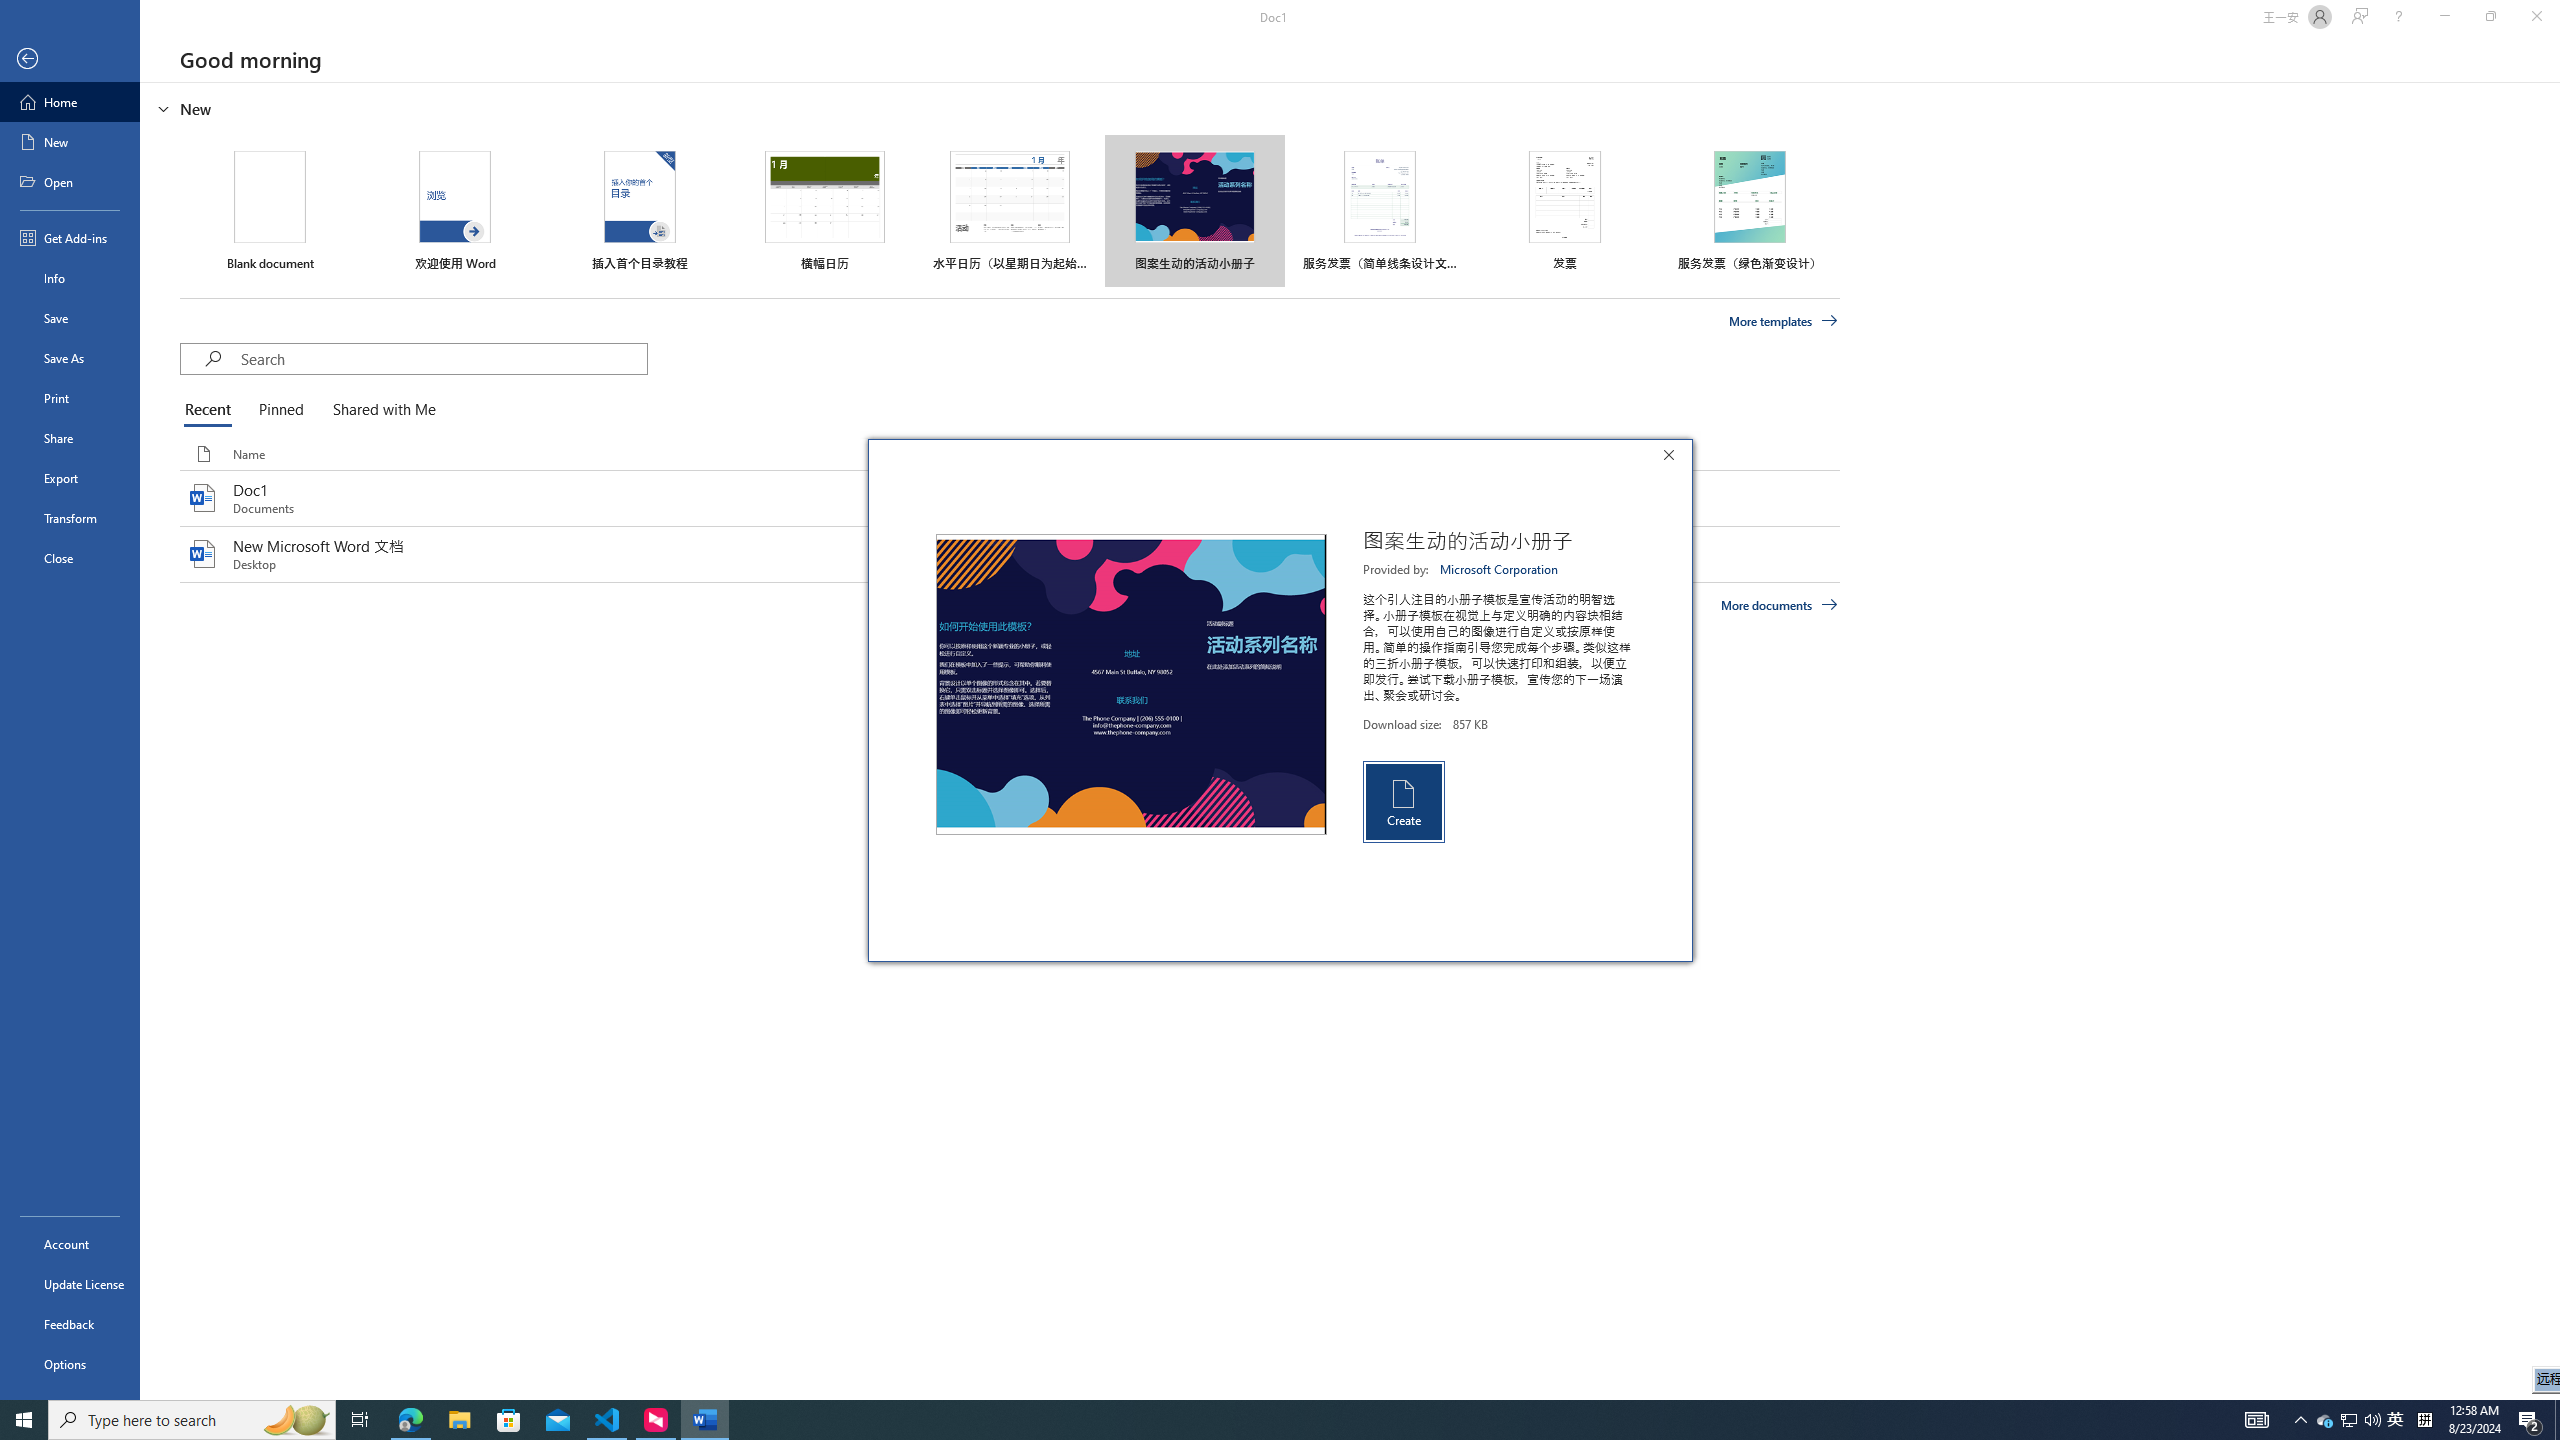 The width and height of the screenshot is (2560, 1440). Describe the element at coordinates (69, 1324) in the screenshot. I see `'Feedback'` at that location.